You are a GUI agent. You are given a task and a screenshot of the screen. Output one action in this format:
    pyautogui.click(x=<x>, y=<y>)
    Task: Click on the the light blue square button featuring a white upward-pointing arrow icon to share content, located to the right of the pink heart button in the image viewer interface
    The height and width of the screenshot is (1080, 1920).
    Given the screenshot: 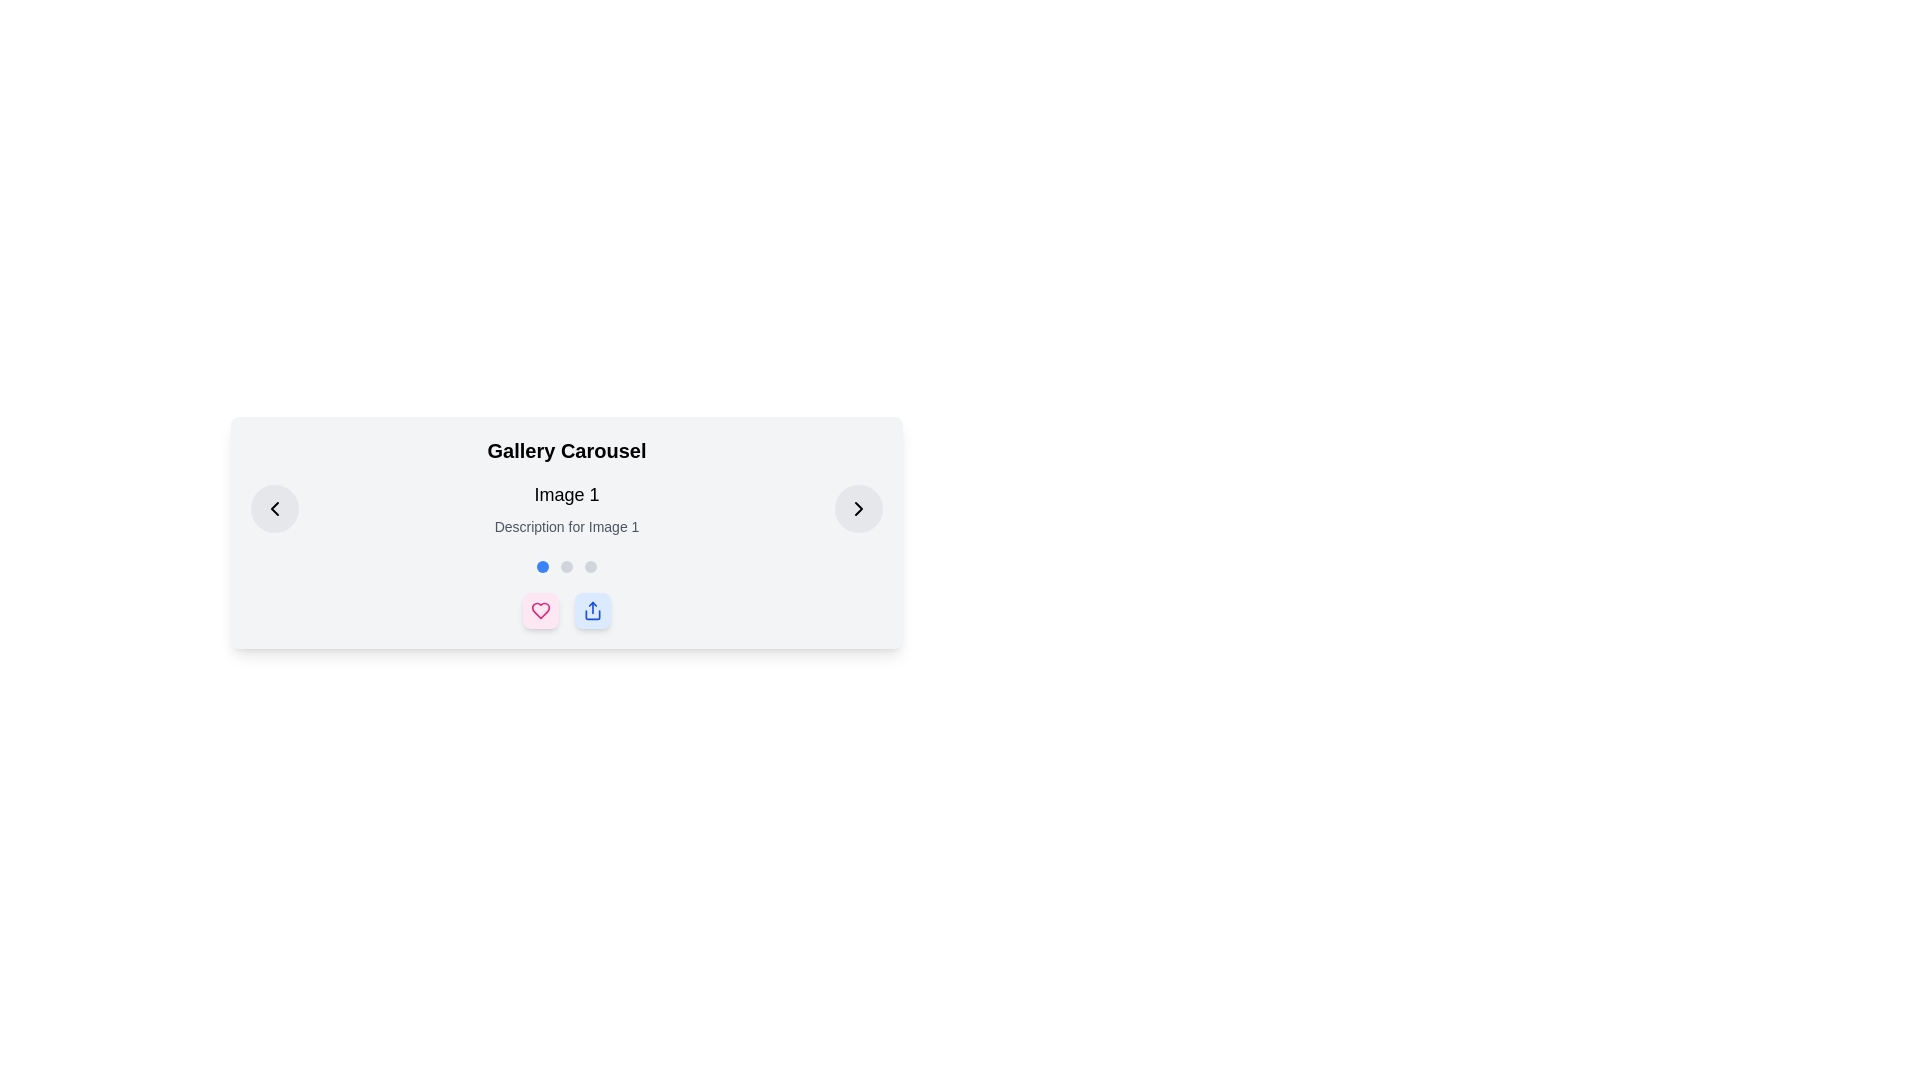 What is the action you would take?
    pyautogui.click(x=592, y=609)
    